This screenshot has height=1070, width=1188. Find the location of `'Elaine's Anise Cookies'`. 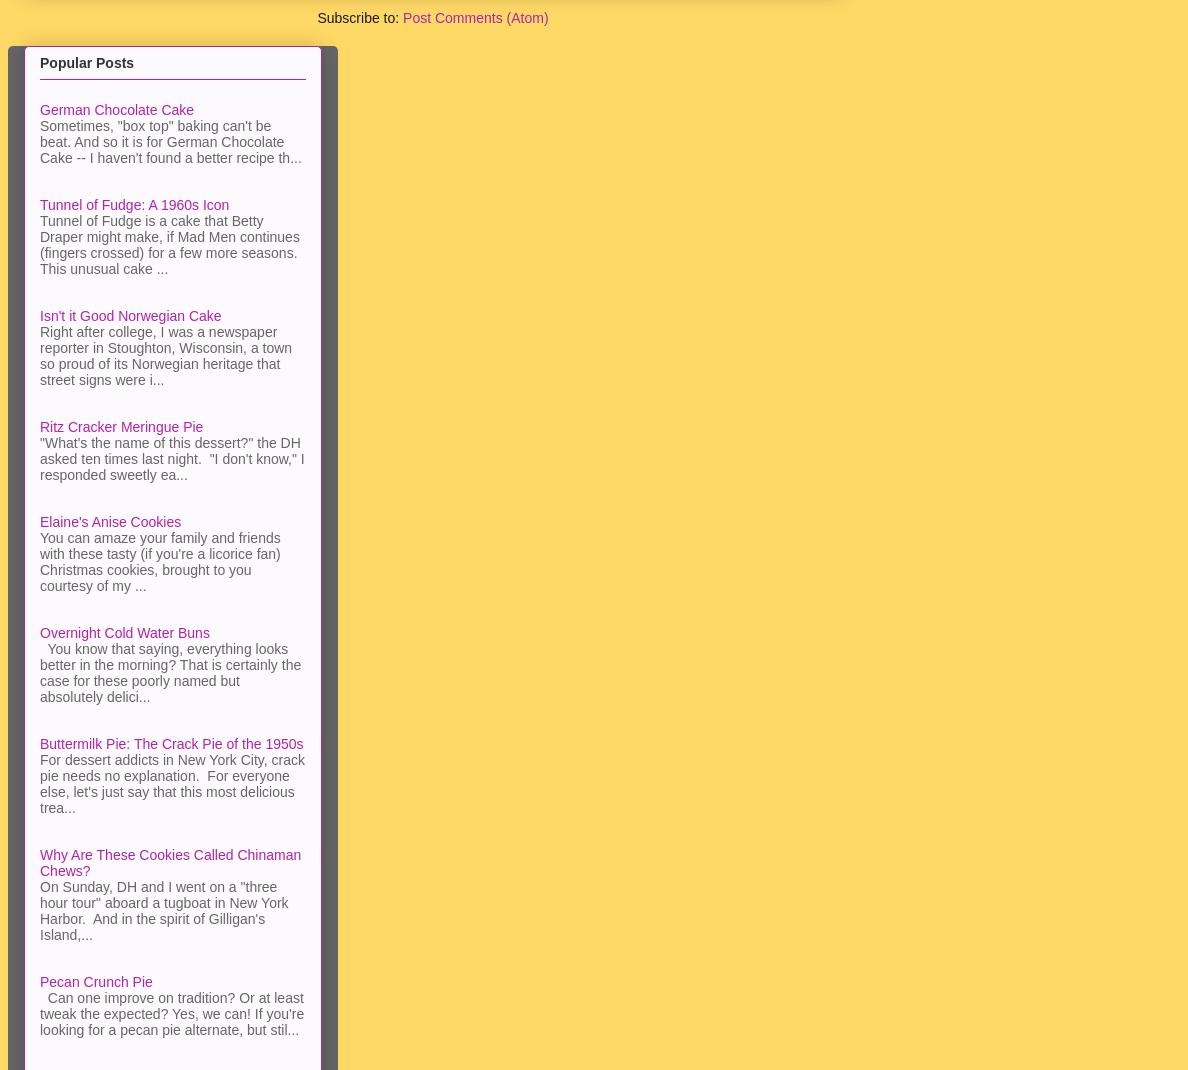

'Elaine's Anise Cookies' is located at coordinates (109, 522).